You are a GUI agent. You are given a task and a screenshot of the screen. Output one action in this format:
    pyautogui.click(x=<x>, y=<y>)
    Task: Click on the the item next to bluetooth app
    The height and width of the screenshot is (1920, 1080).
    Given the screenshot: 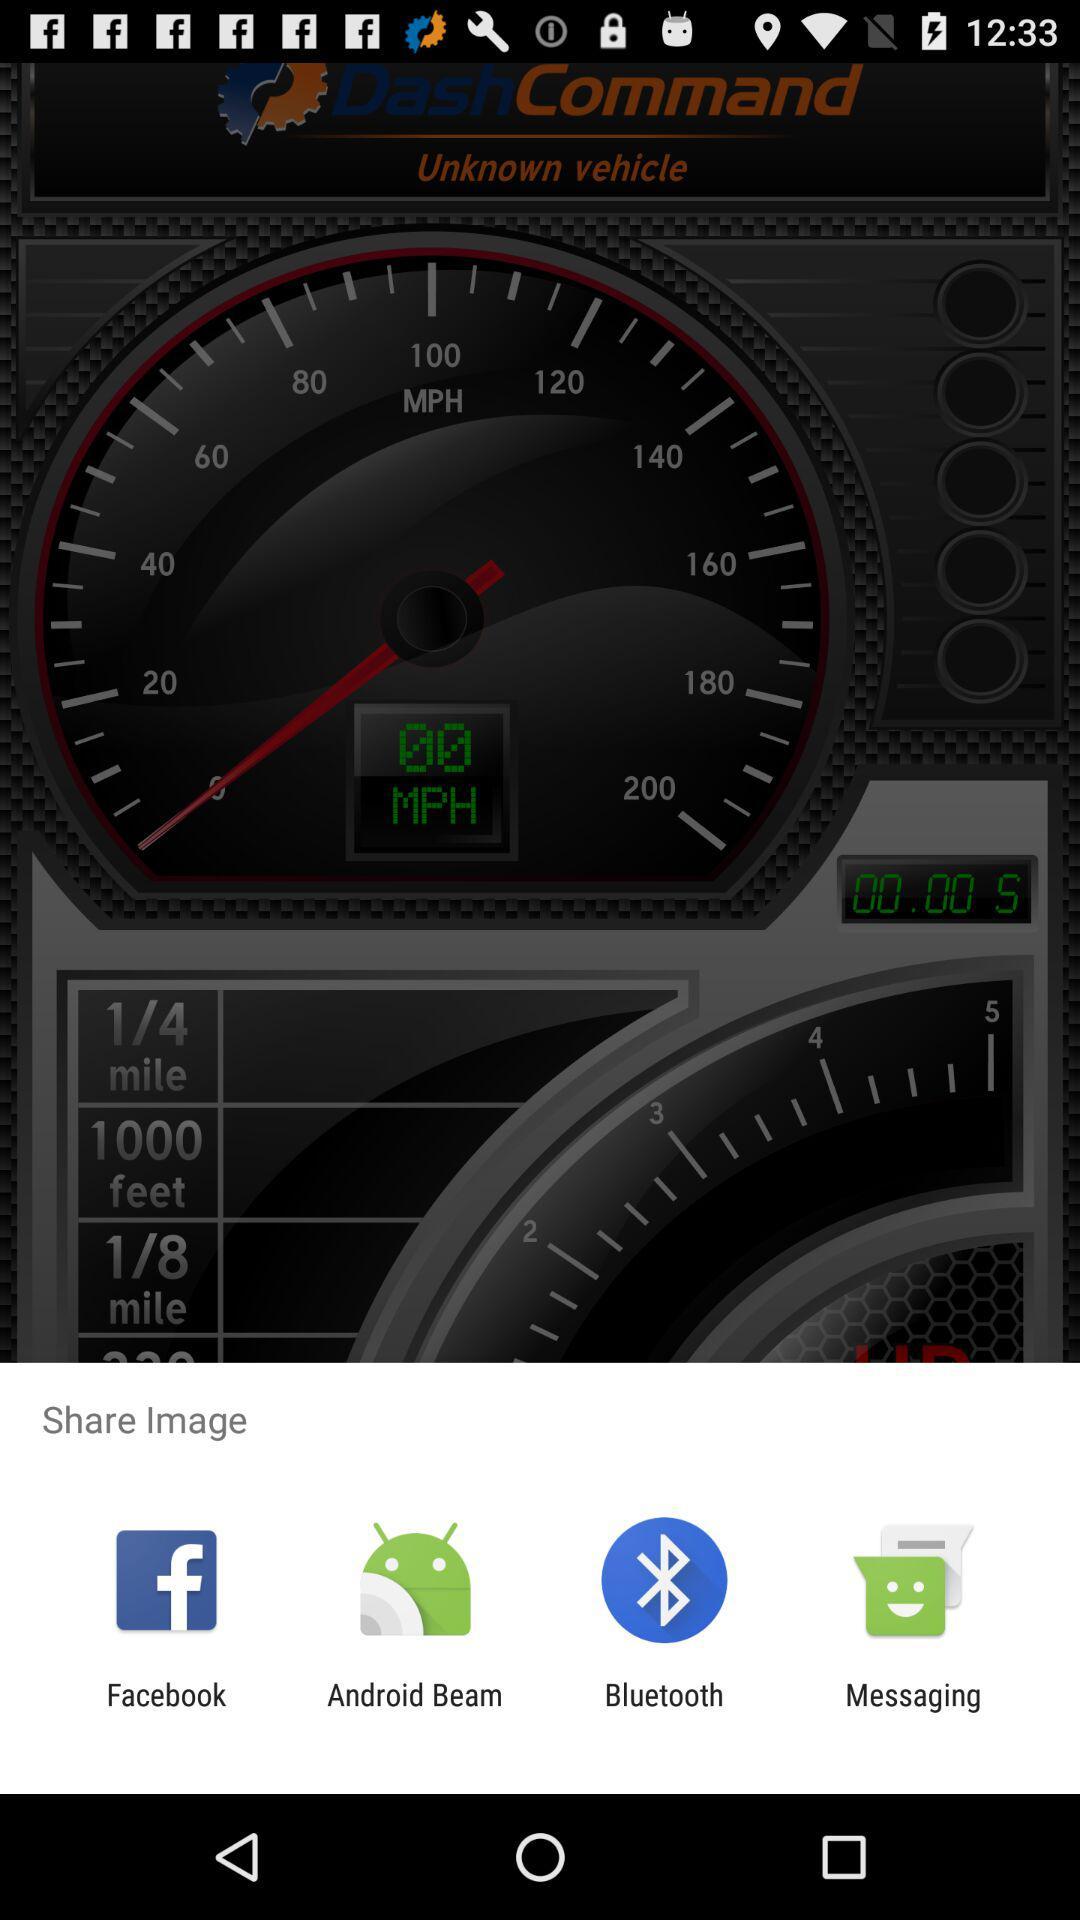 What is the action you would take?
    pyautogui.click(x=414, y=1711)
    